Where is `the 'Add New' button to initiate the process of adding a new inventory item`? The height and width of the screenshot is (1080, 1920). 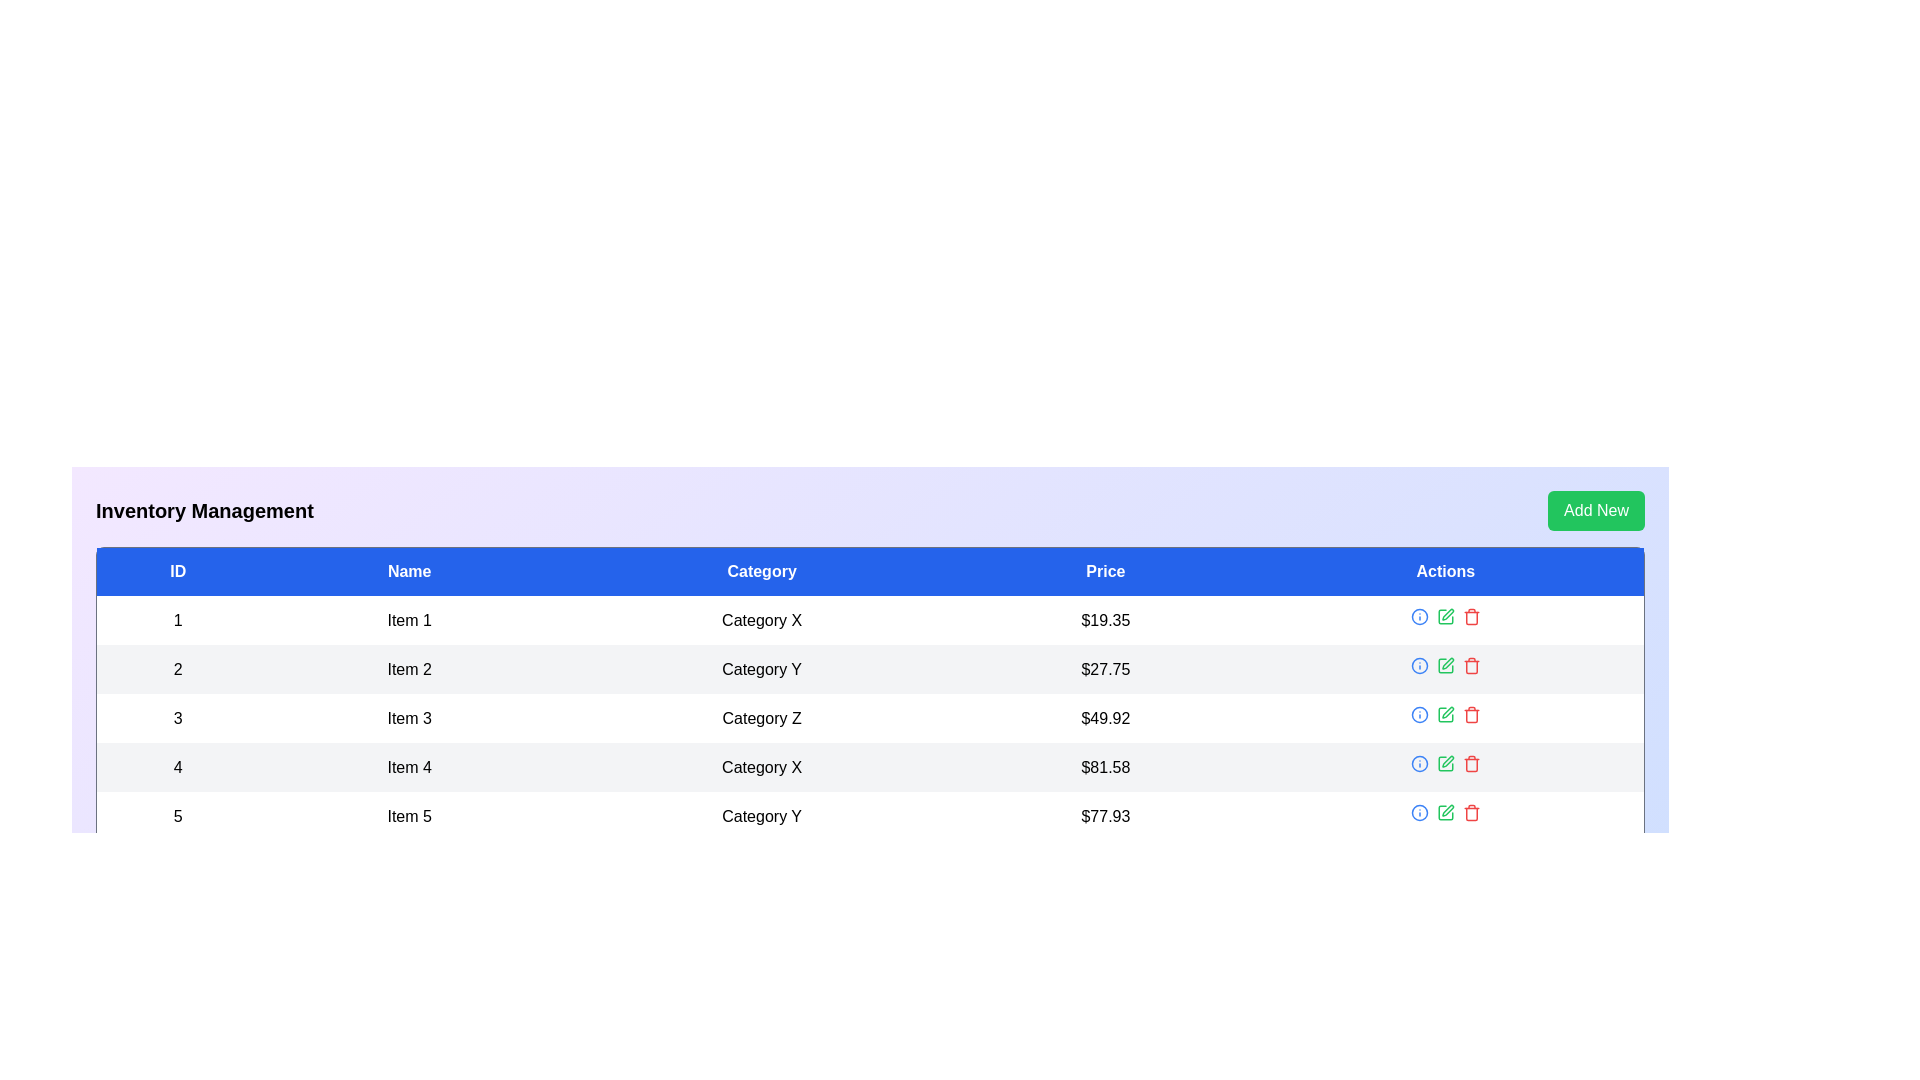 the 'Add New' button to initiate the process of adding a new inventory item is located at coordinates (1595, 509).